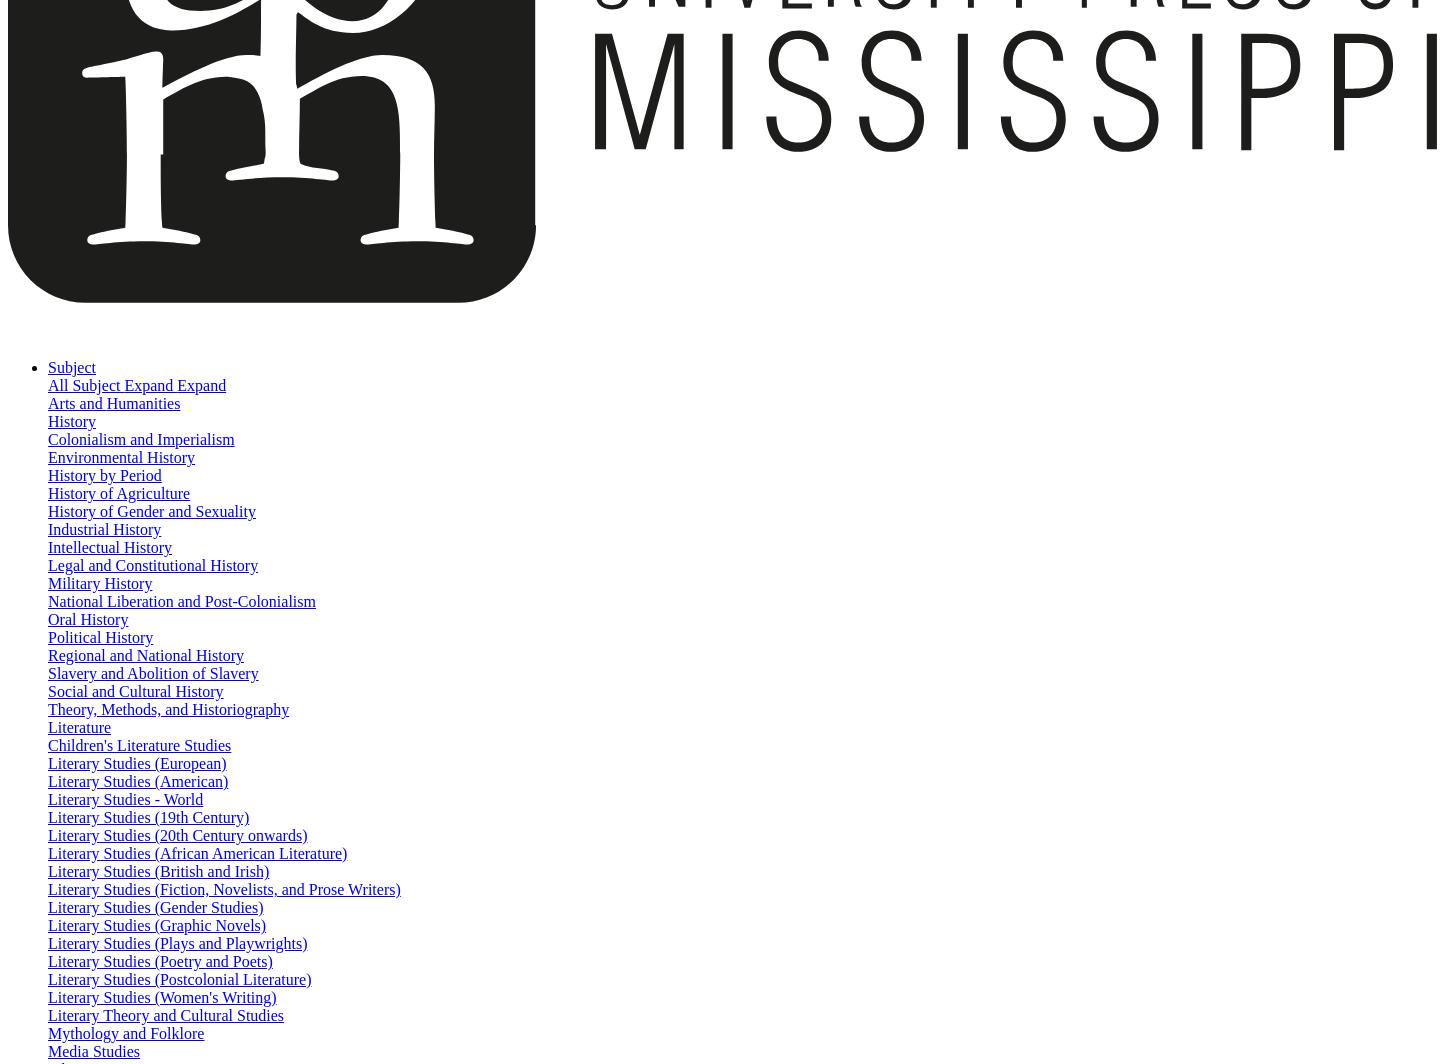  Describe the element at coordinates (157, 871) in the screenshot. I see `'Literary Studies (British and Irish)'` at that location.